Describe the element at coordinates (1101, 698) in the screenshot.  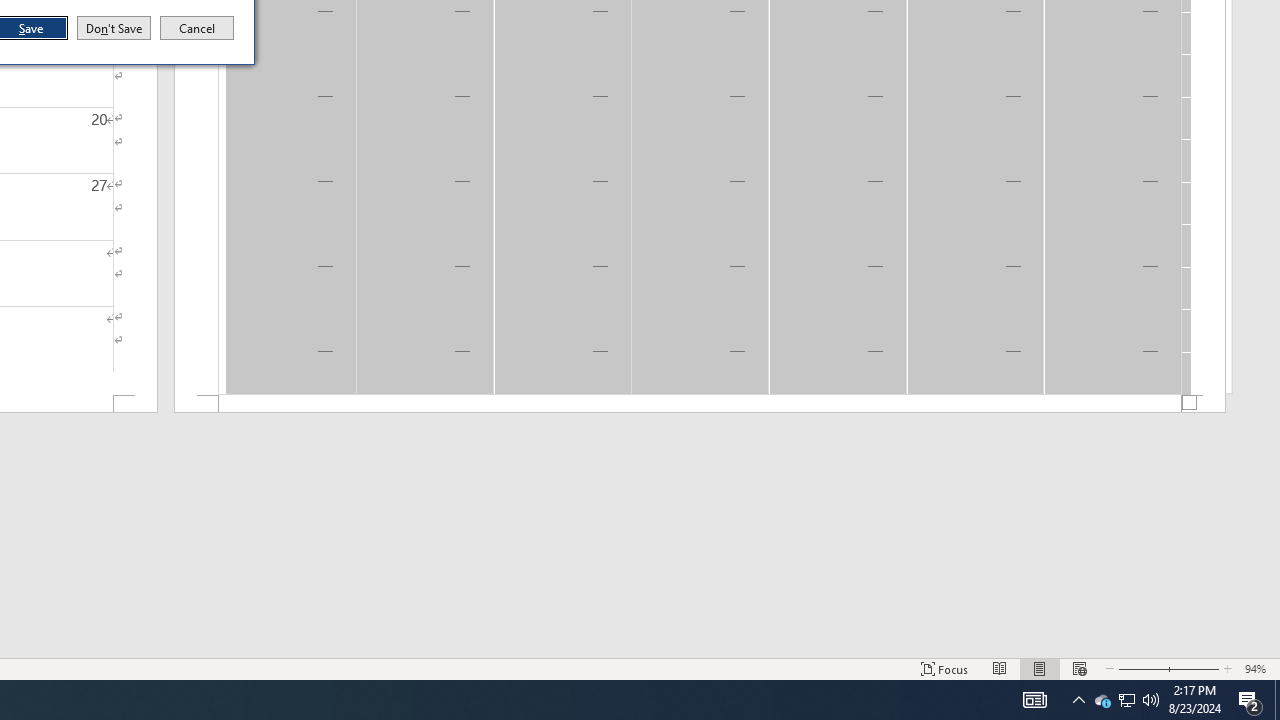
I see `'Q2790: 100%'` at that location.